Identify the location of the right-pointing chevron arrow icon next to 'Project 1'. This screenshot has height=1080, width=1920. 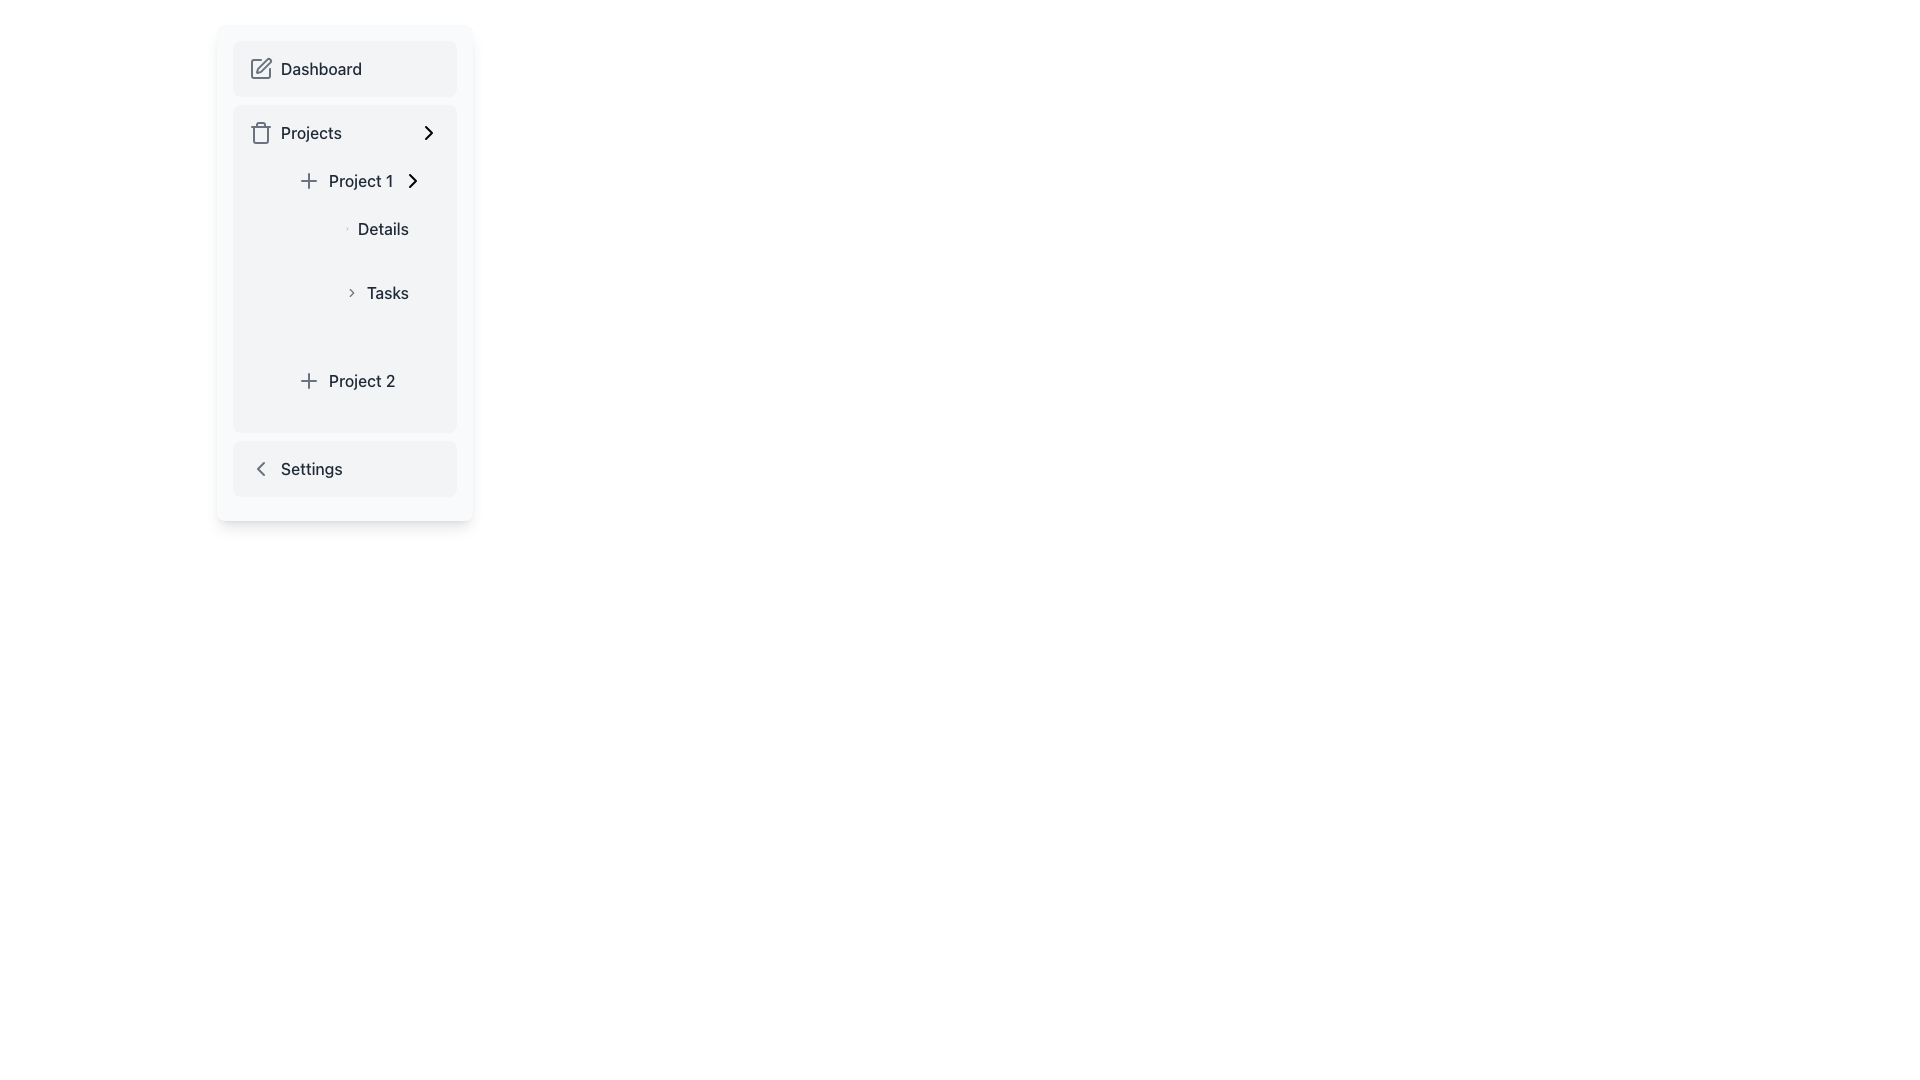
(411, 181).